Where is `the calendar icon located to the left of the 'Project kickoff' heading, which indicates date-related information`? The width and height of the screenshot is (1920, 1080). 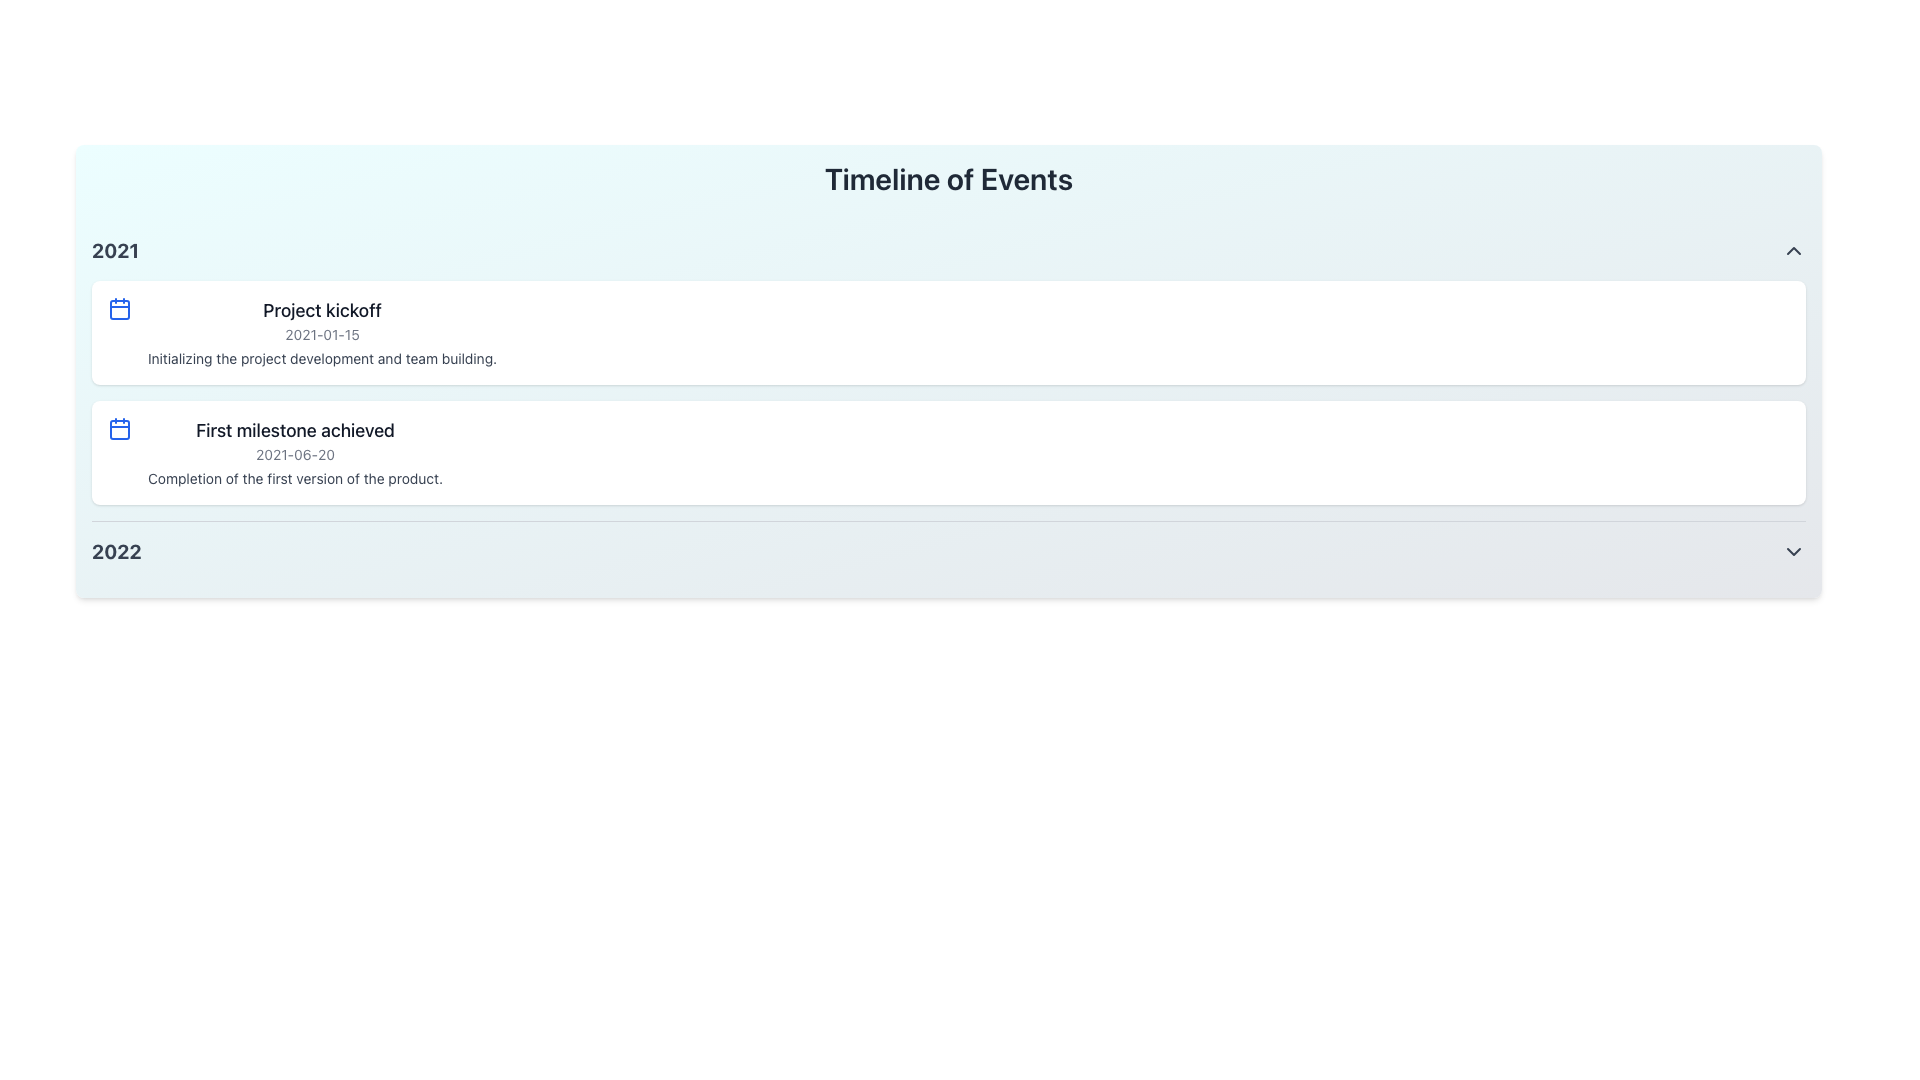
the calendar icon located to the left of the 'Project kickoff' heading, which indicates date-related information is located at coordinates (119, 308).